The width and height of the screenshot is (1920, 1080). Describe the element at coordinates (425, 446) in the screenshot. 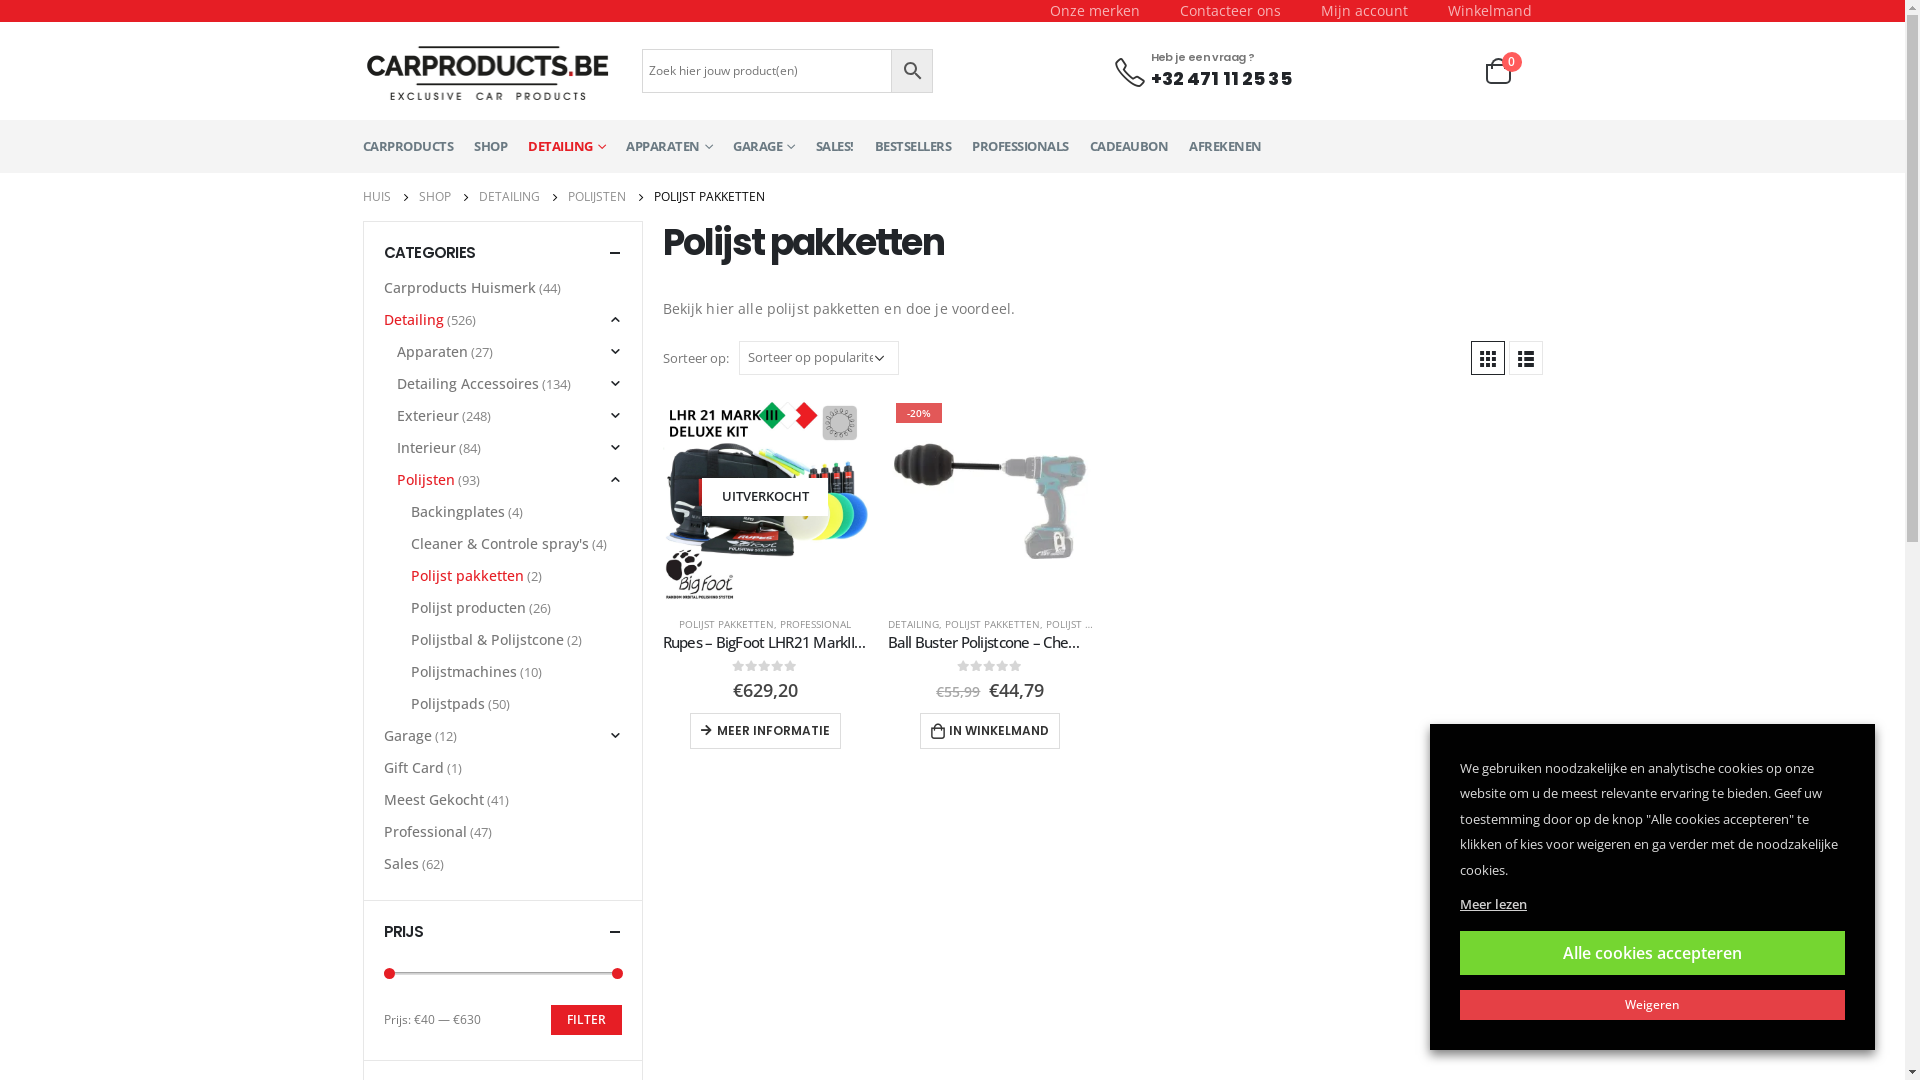

I see `'Interieur'` at that location.